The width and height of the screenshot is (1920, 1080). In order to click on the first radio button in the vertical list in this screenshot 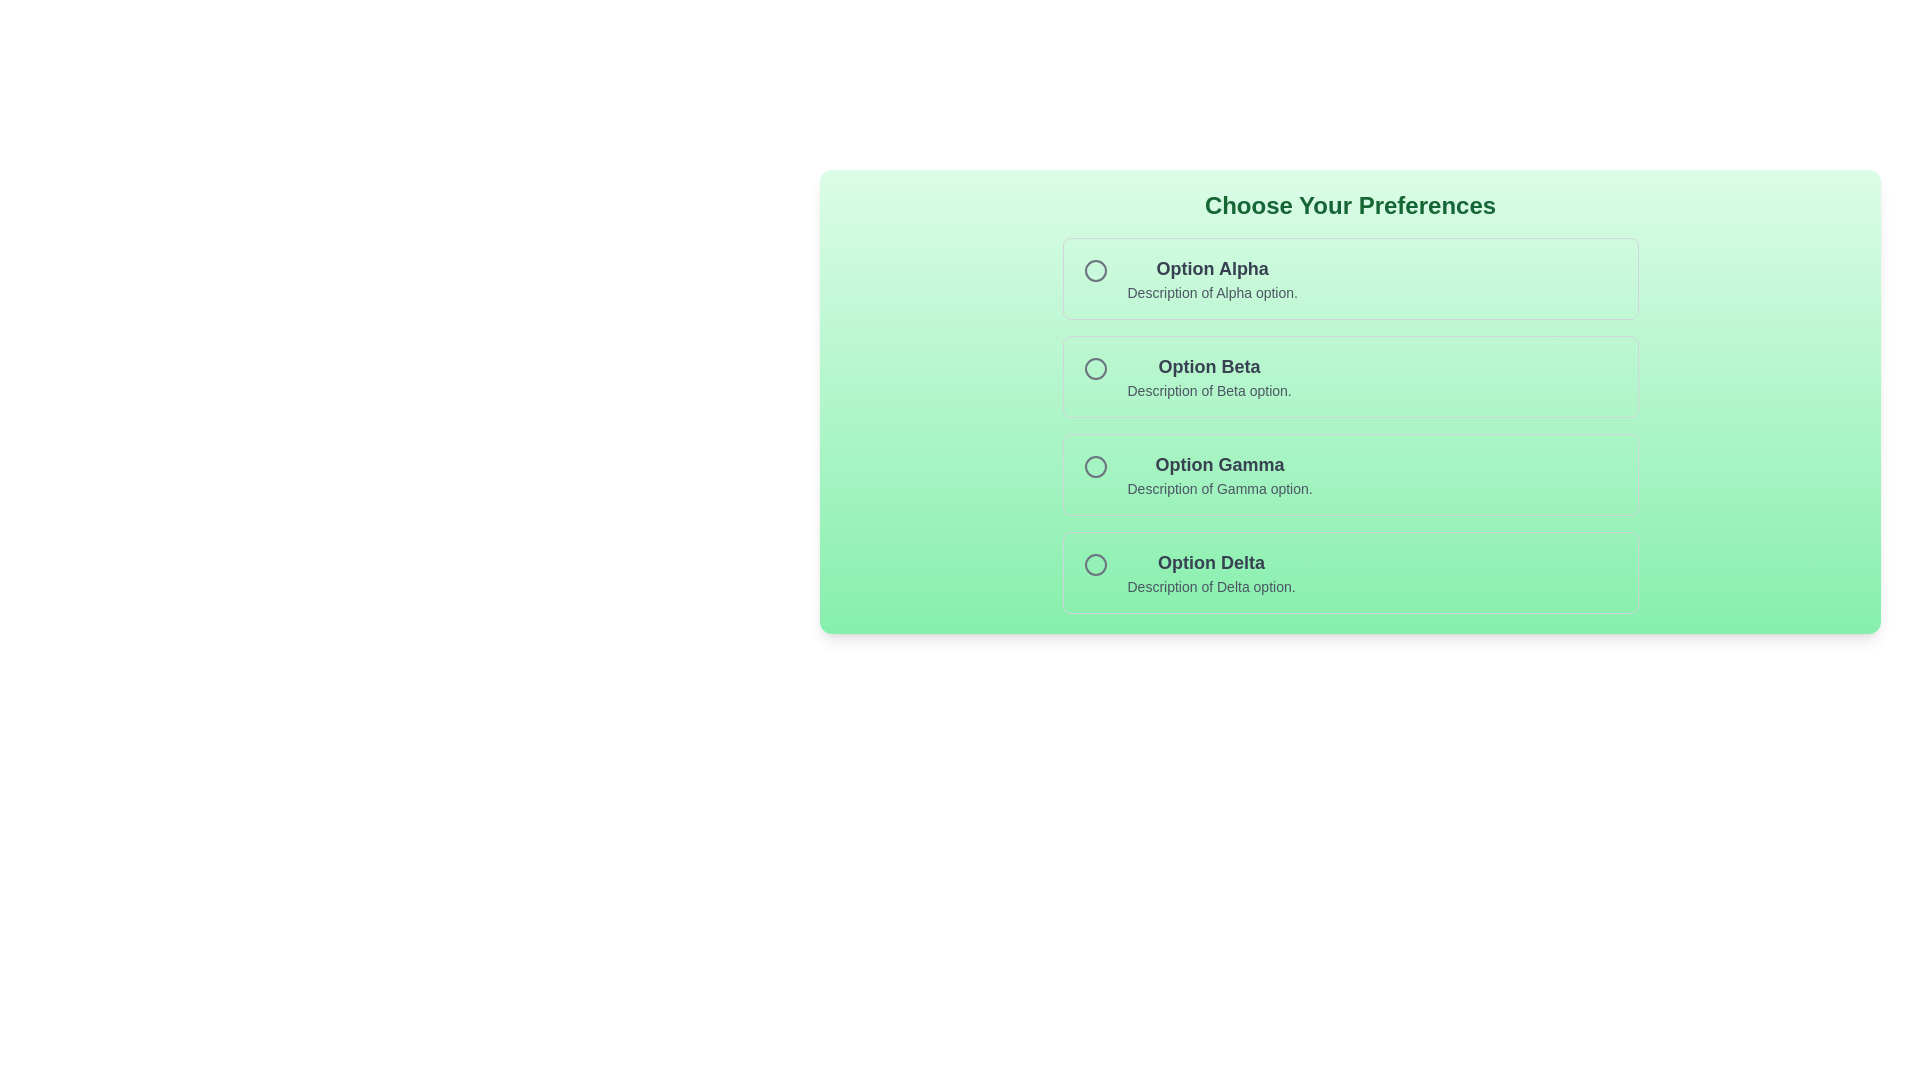, I will do `click(1094, 270)`.